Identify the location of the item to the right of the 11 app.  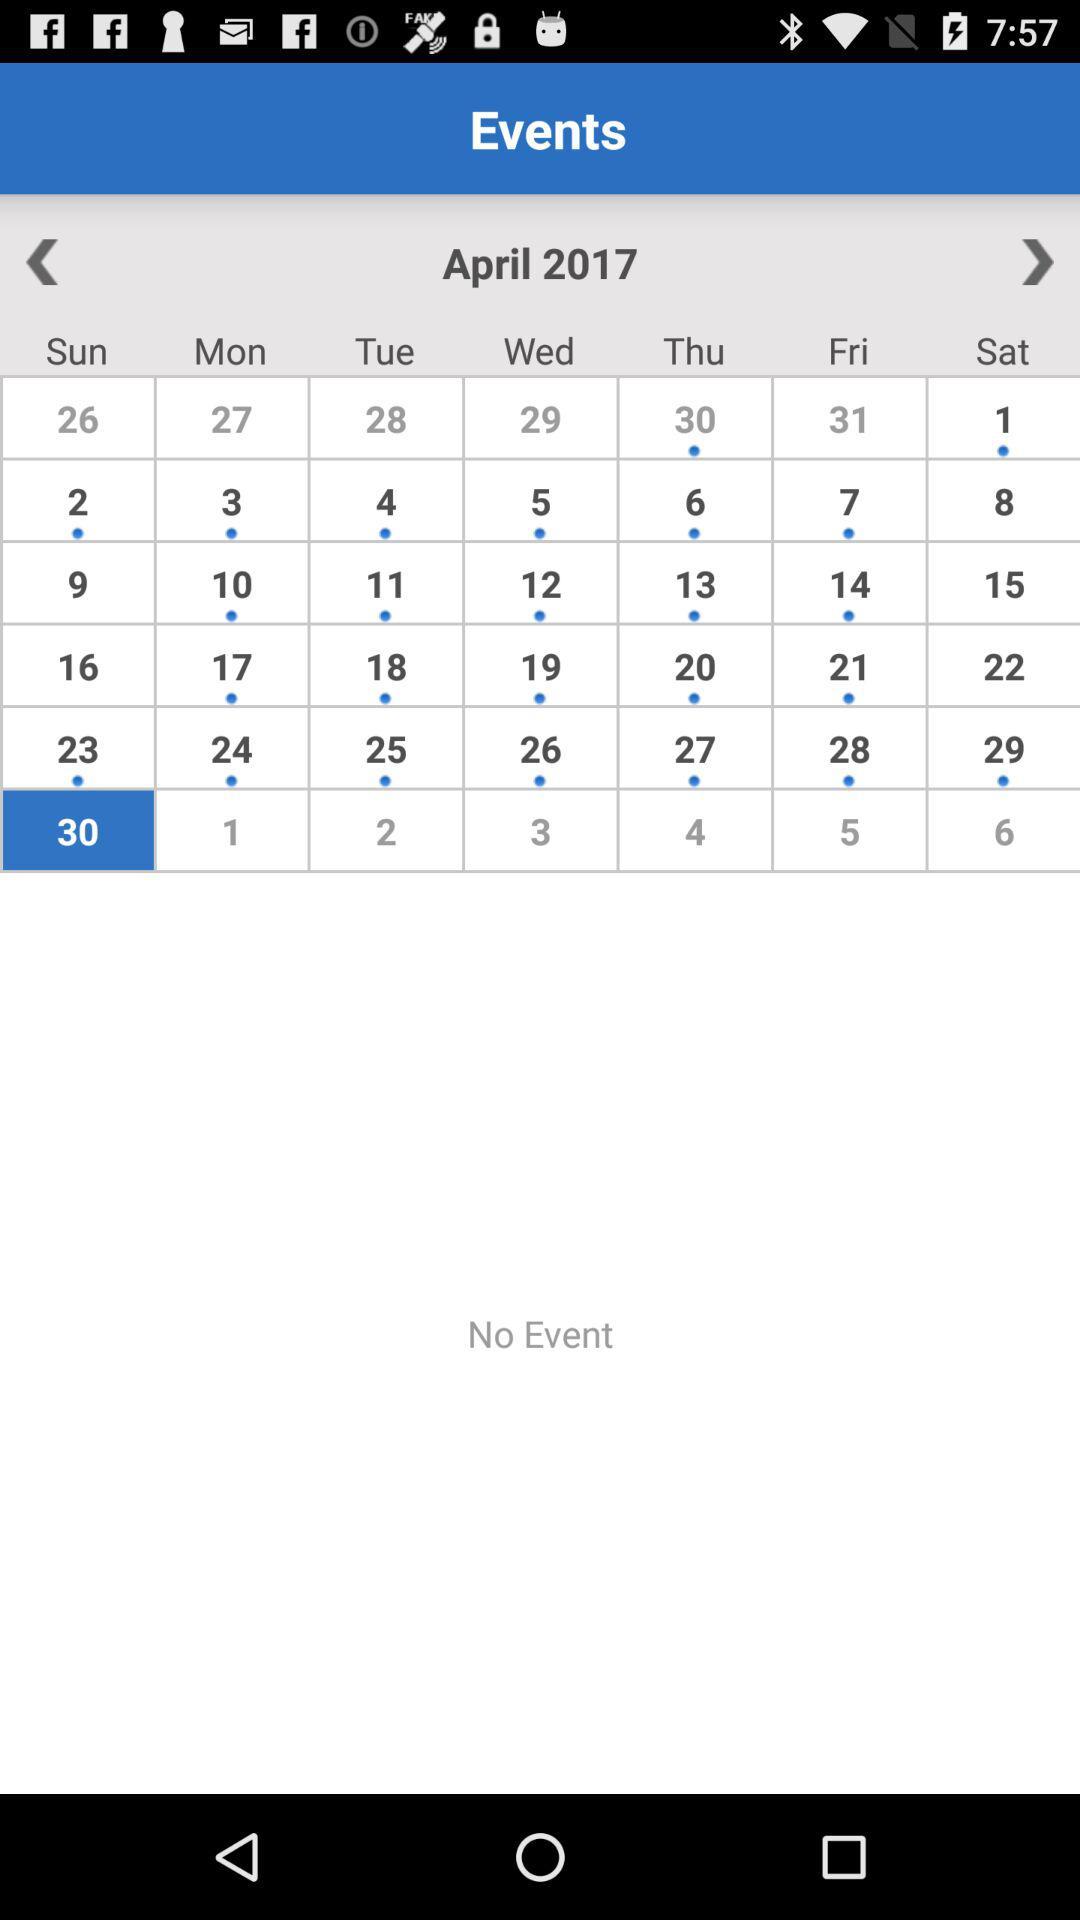
(540, 665).